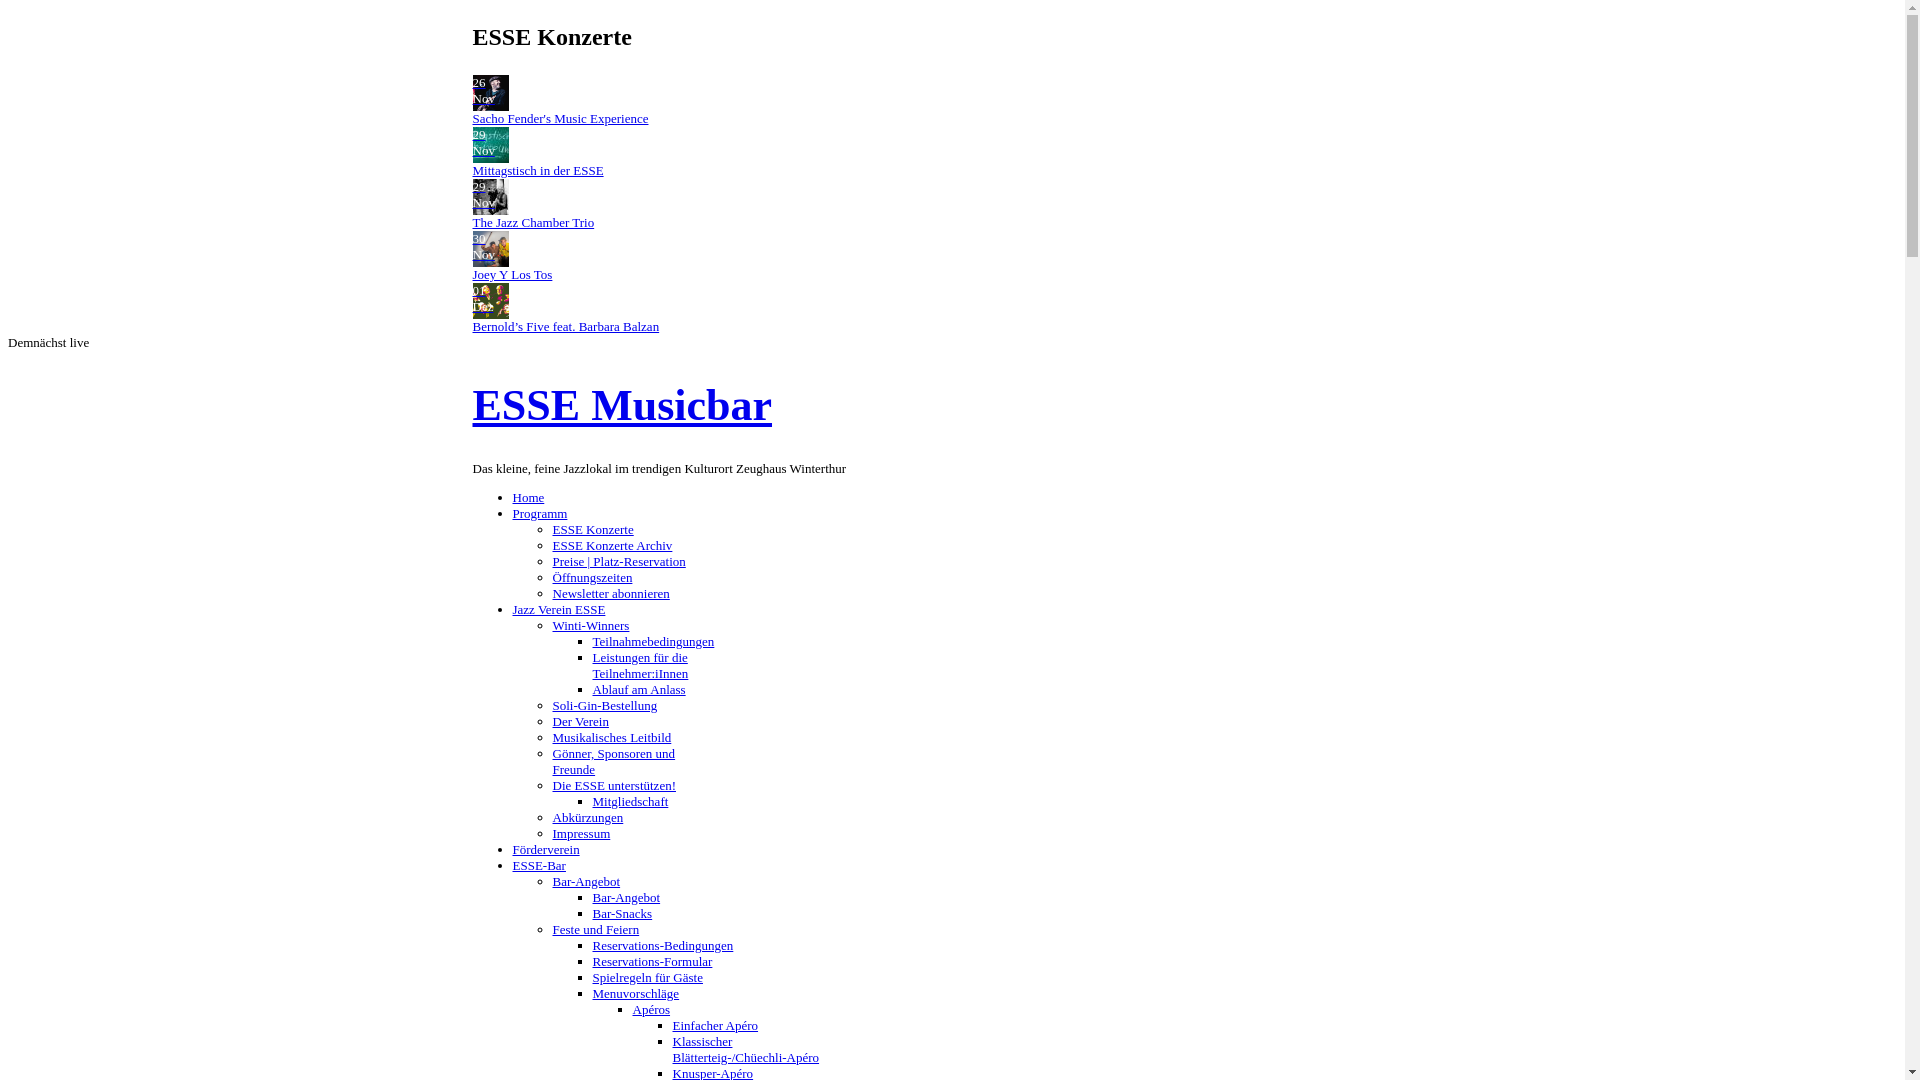  What do you see at coordinates (594, 929) in the screenshot?
I see `'Feste und Feiern'` at bounding box center [594, 929].